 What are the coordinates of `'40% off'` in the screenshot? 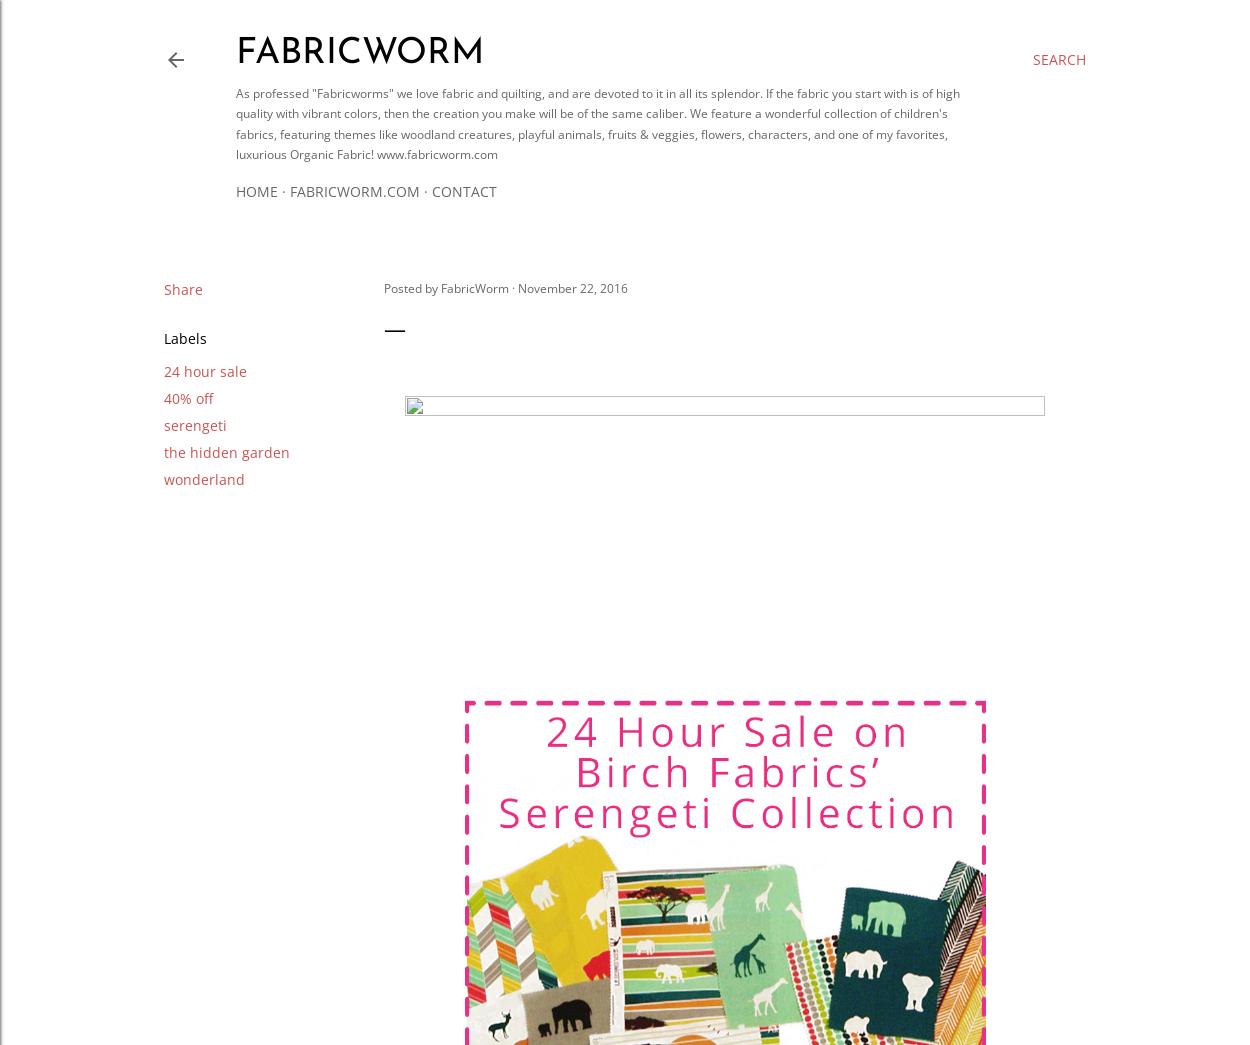 It's located at (188, 396).